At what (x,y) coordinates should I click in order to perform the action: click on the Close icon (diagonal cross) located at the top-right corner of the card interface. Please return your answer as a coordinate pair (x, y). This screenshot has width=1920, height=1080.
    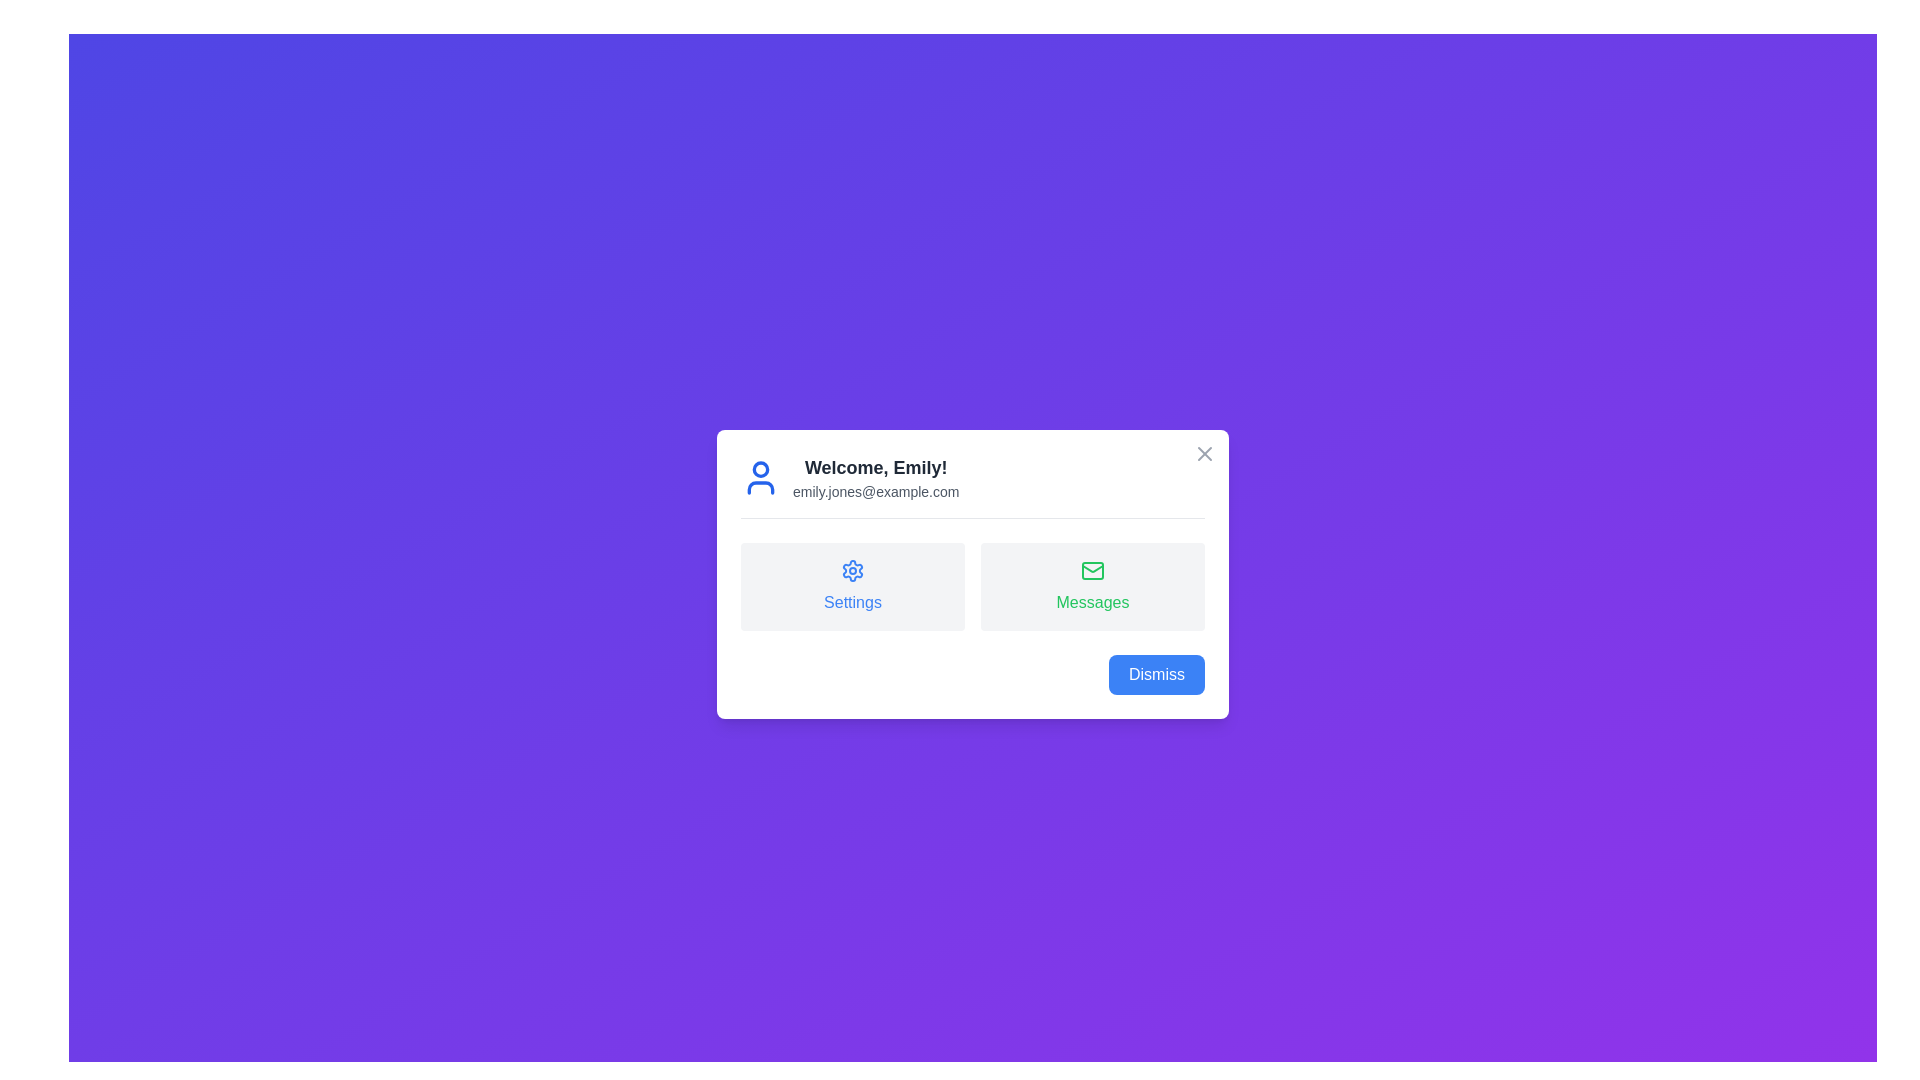
    Looking at the image, I should click on (1203, 453).